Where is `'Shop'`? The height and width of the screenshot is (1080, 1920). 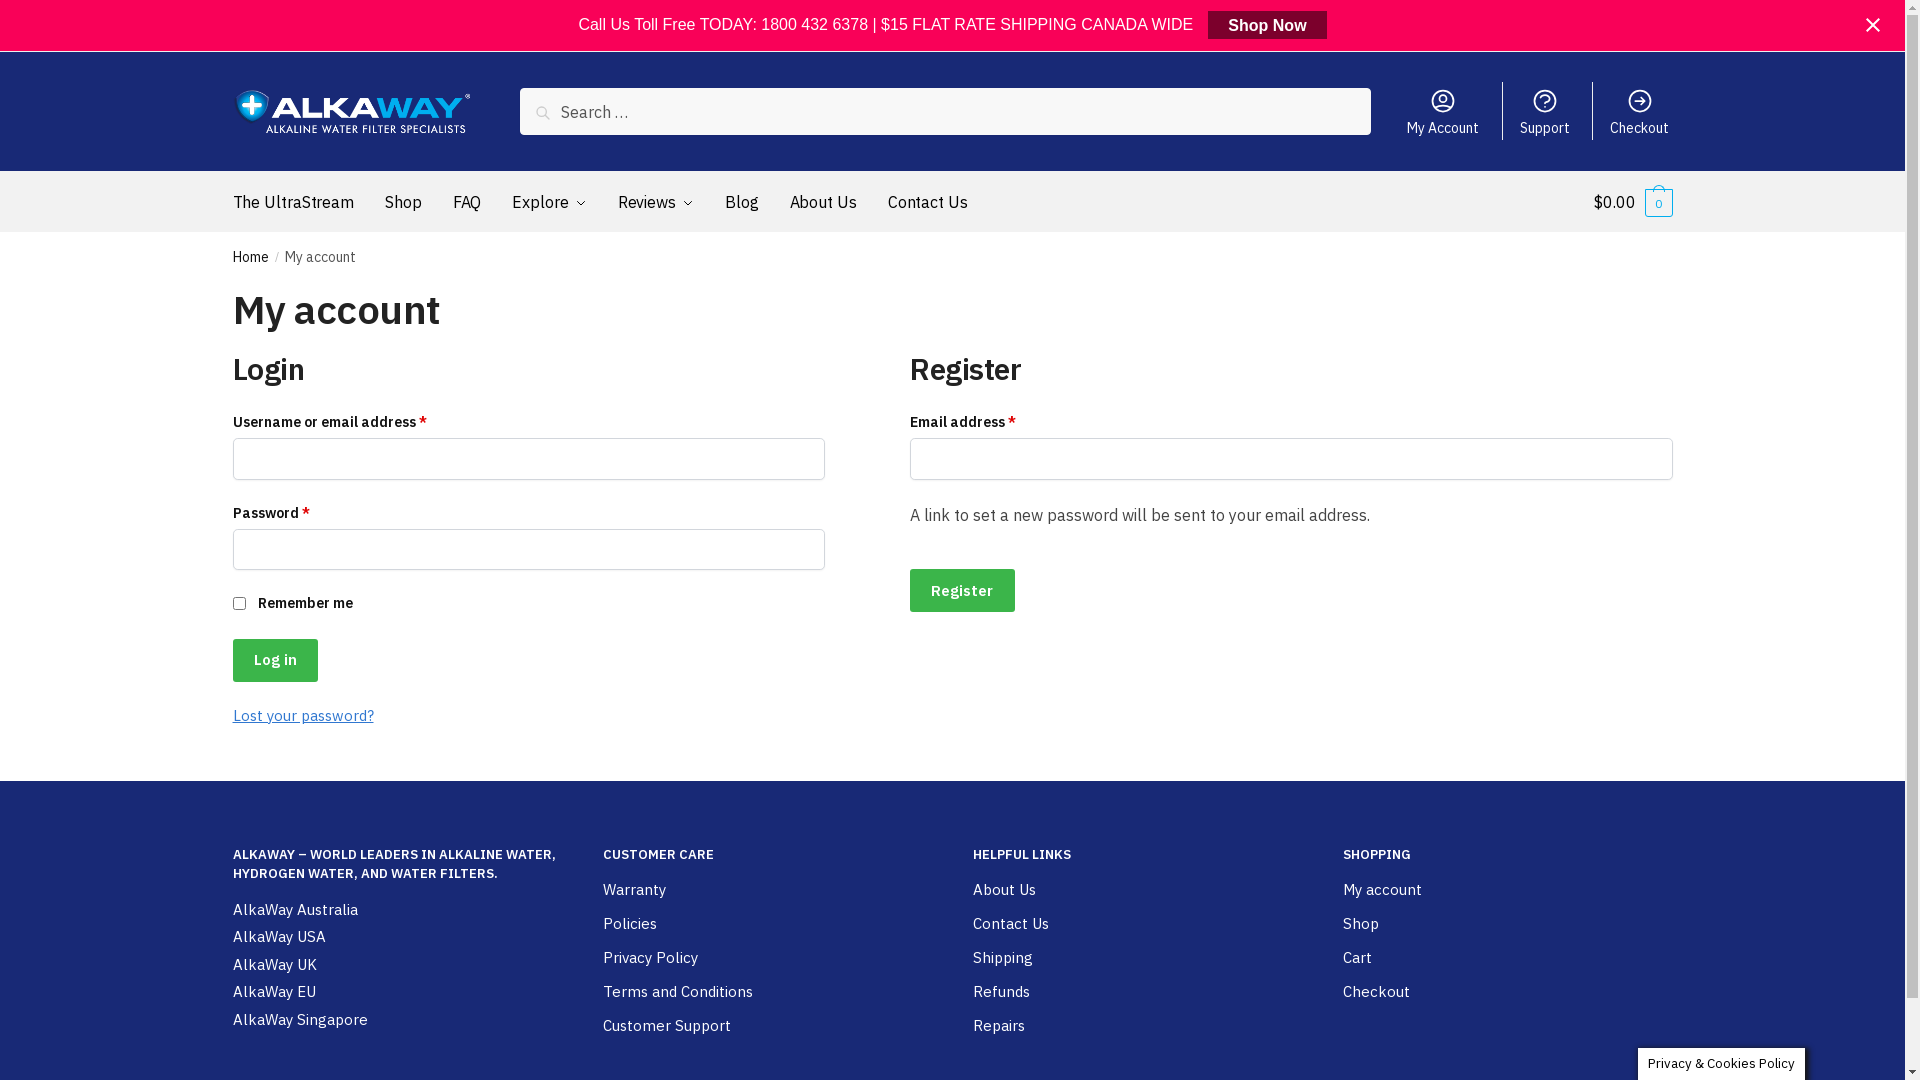
'Shop' is located at coordinates (1359, 924).